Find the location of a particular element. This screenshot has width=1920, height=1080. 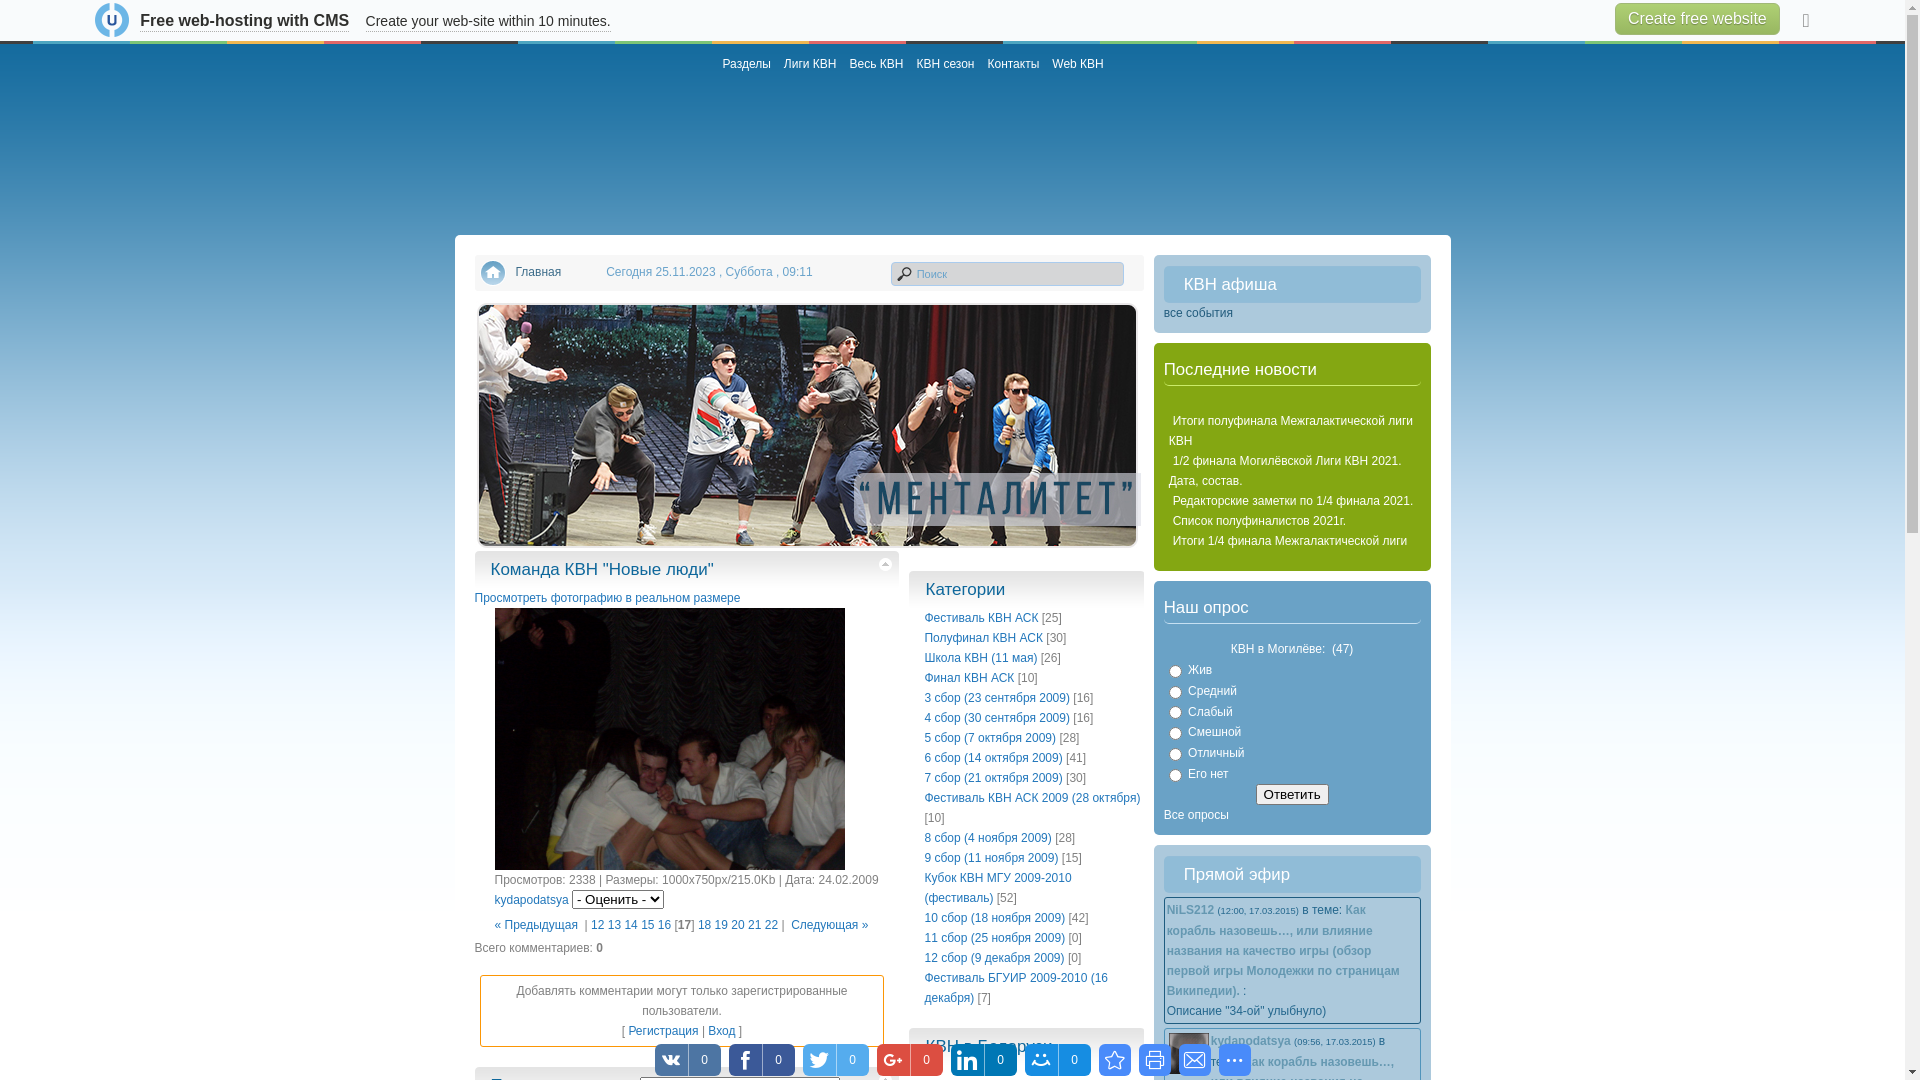

'14' is located at coordinates (629, 925).